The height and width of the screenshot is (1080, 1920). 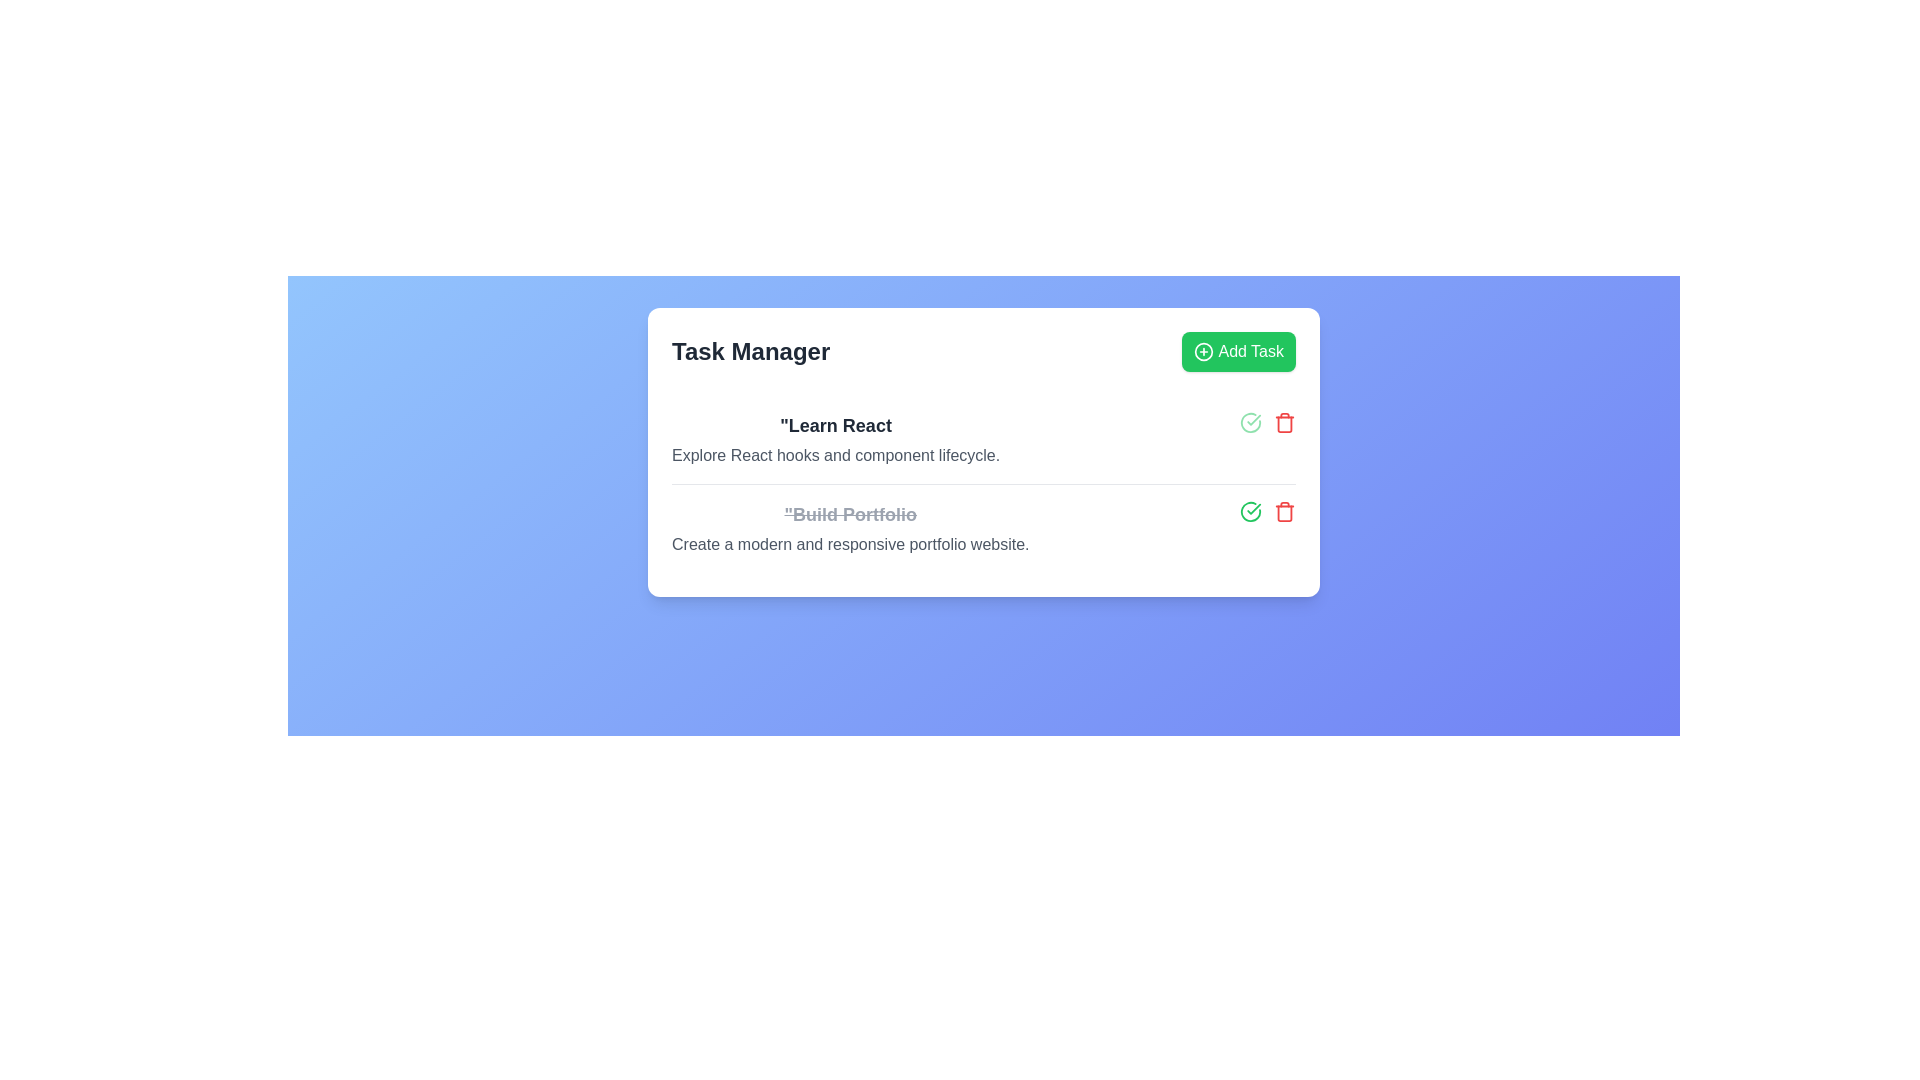 What do you see at coordinates (983, 527) in the screenshot?
I see `the task item titled 'Build Portfolio' in the task list` at bounding box center [983, 527].